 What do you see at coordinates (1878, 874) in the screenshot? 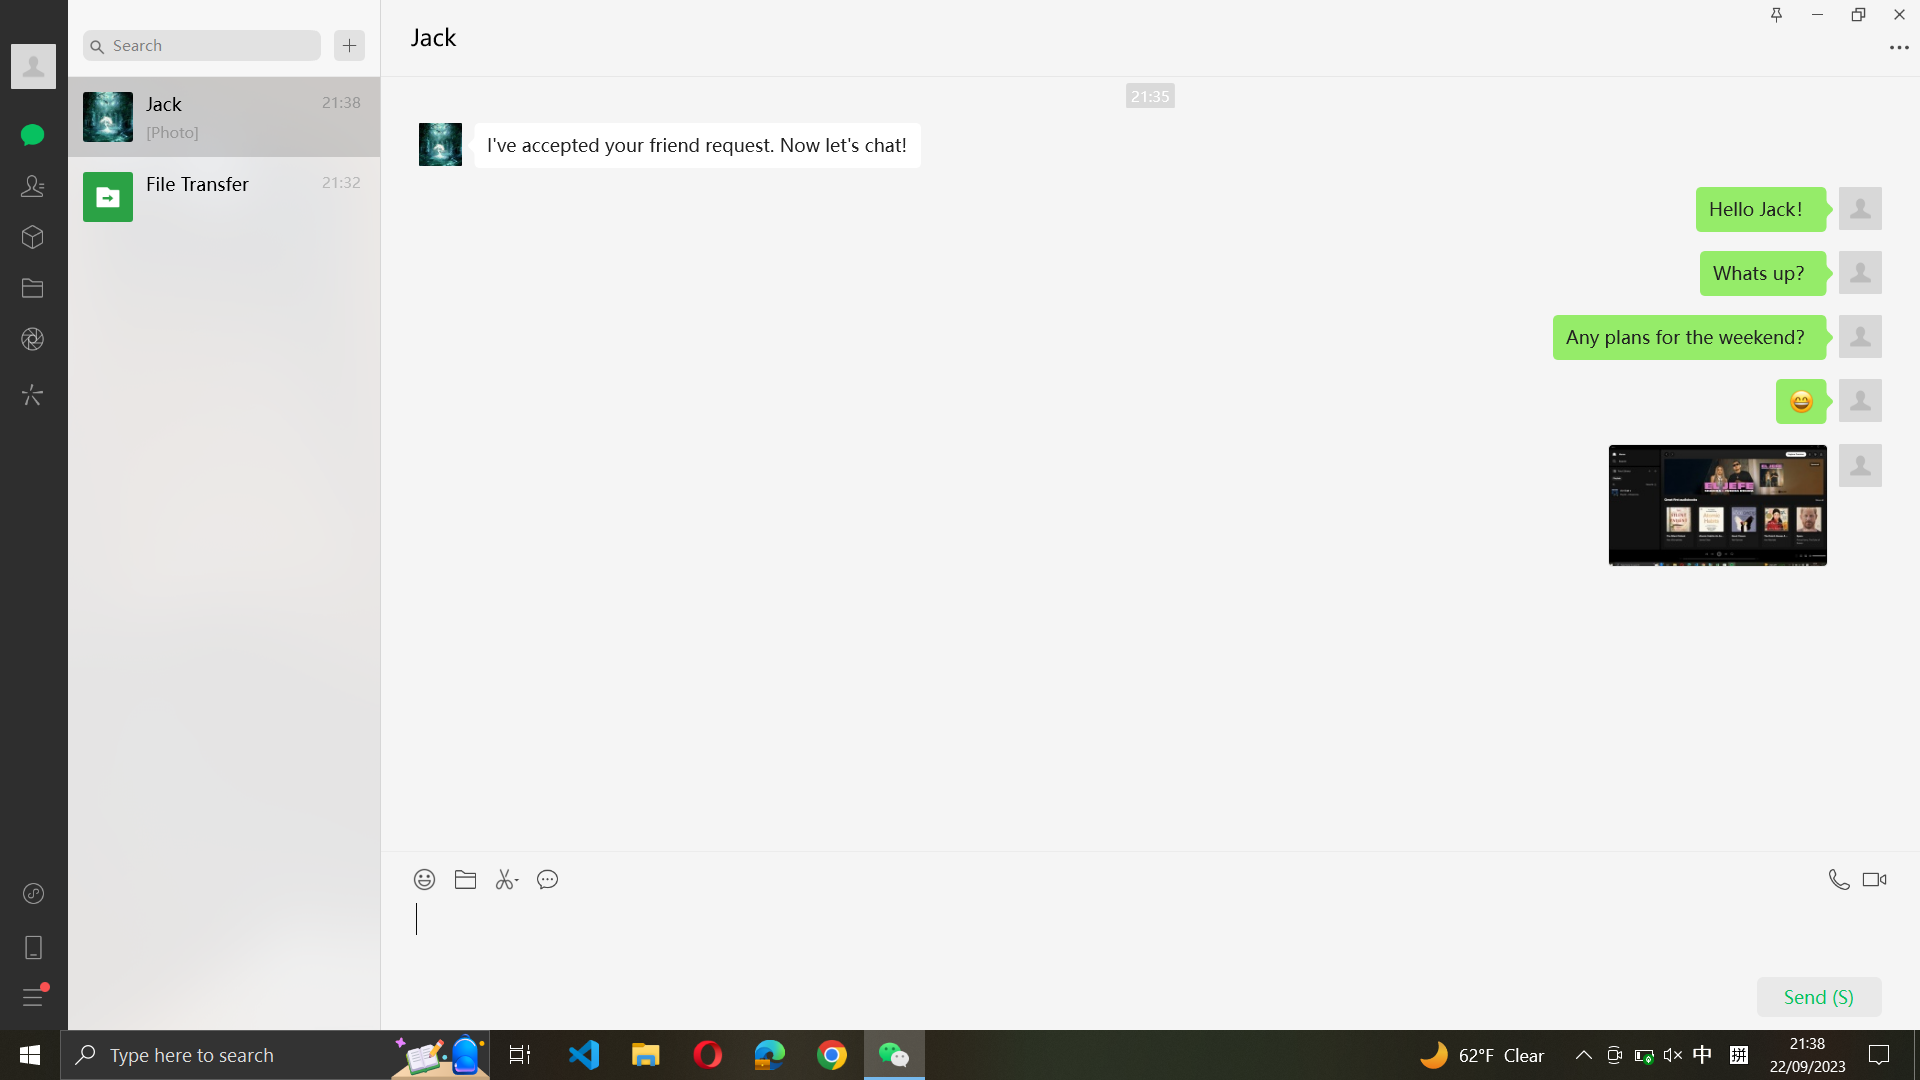
I see `video call to Jack` at bounding box center [1878, 874].